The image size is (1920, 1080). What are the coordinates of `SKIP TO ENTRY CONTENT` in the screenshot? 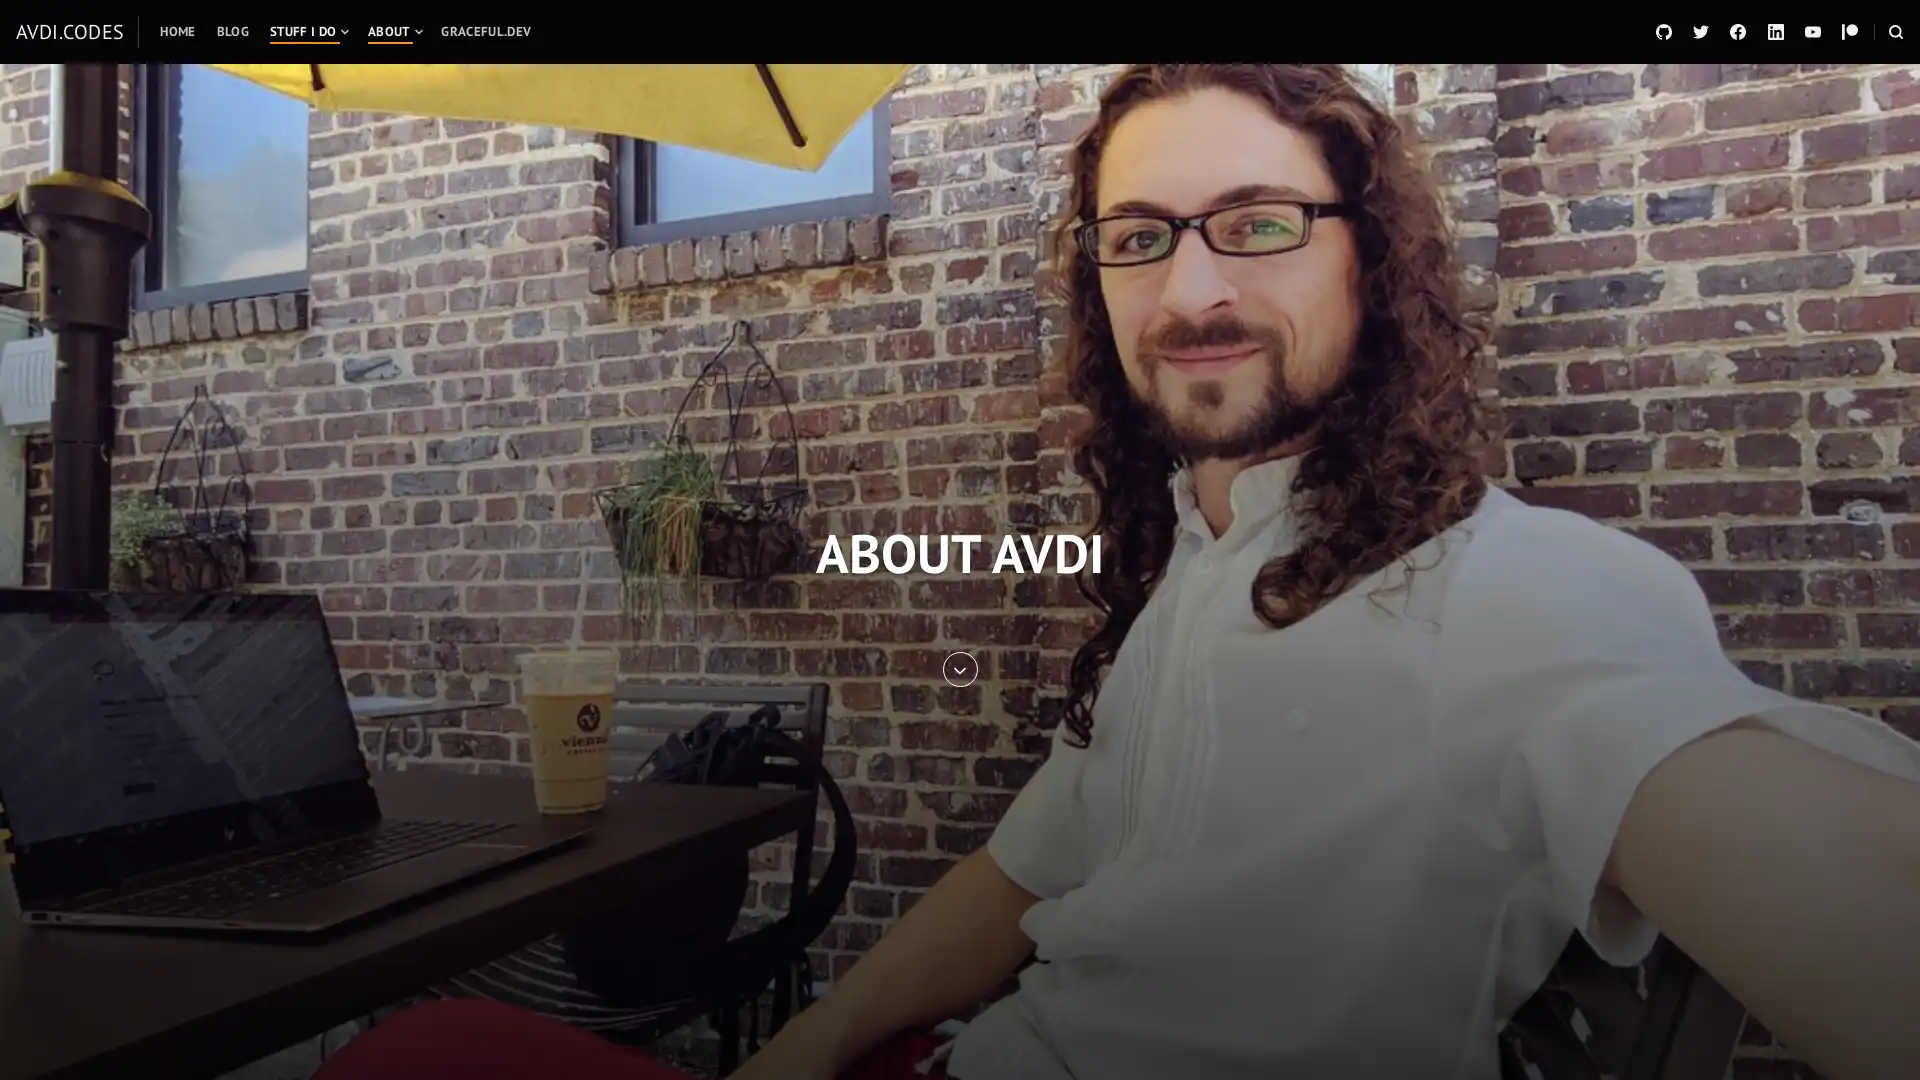 It's located at (958, 669).